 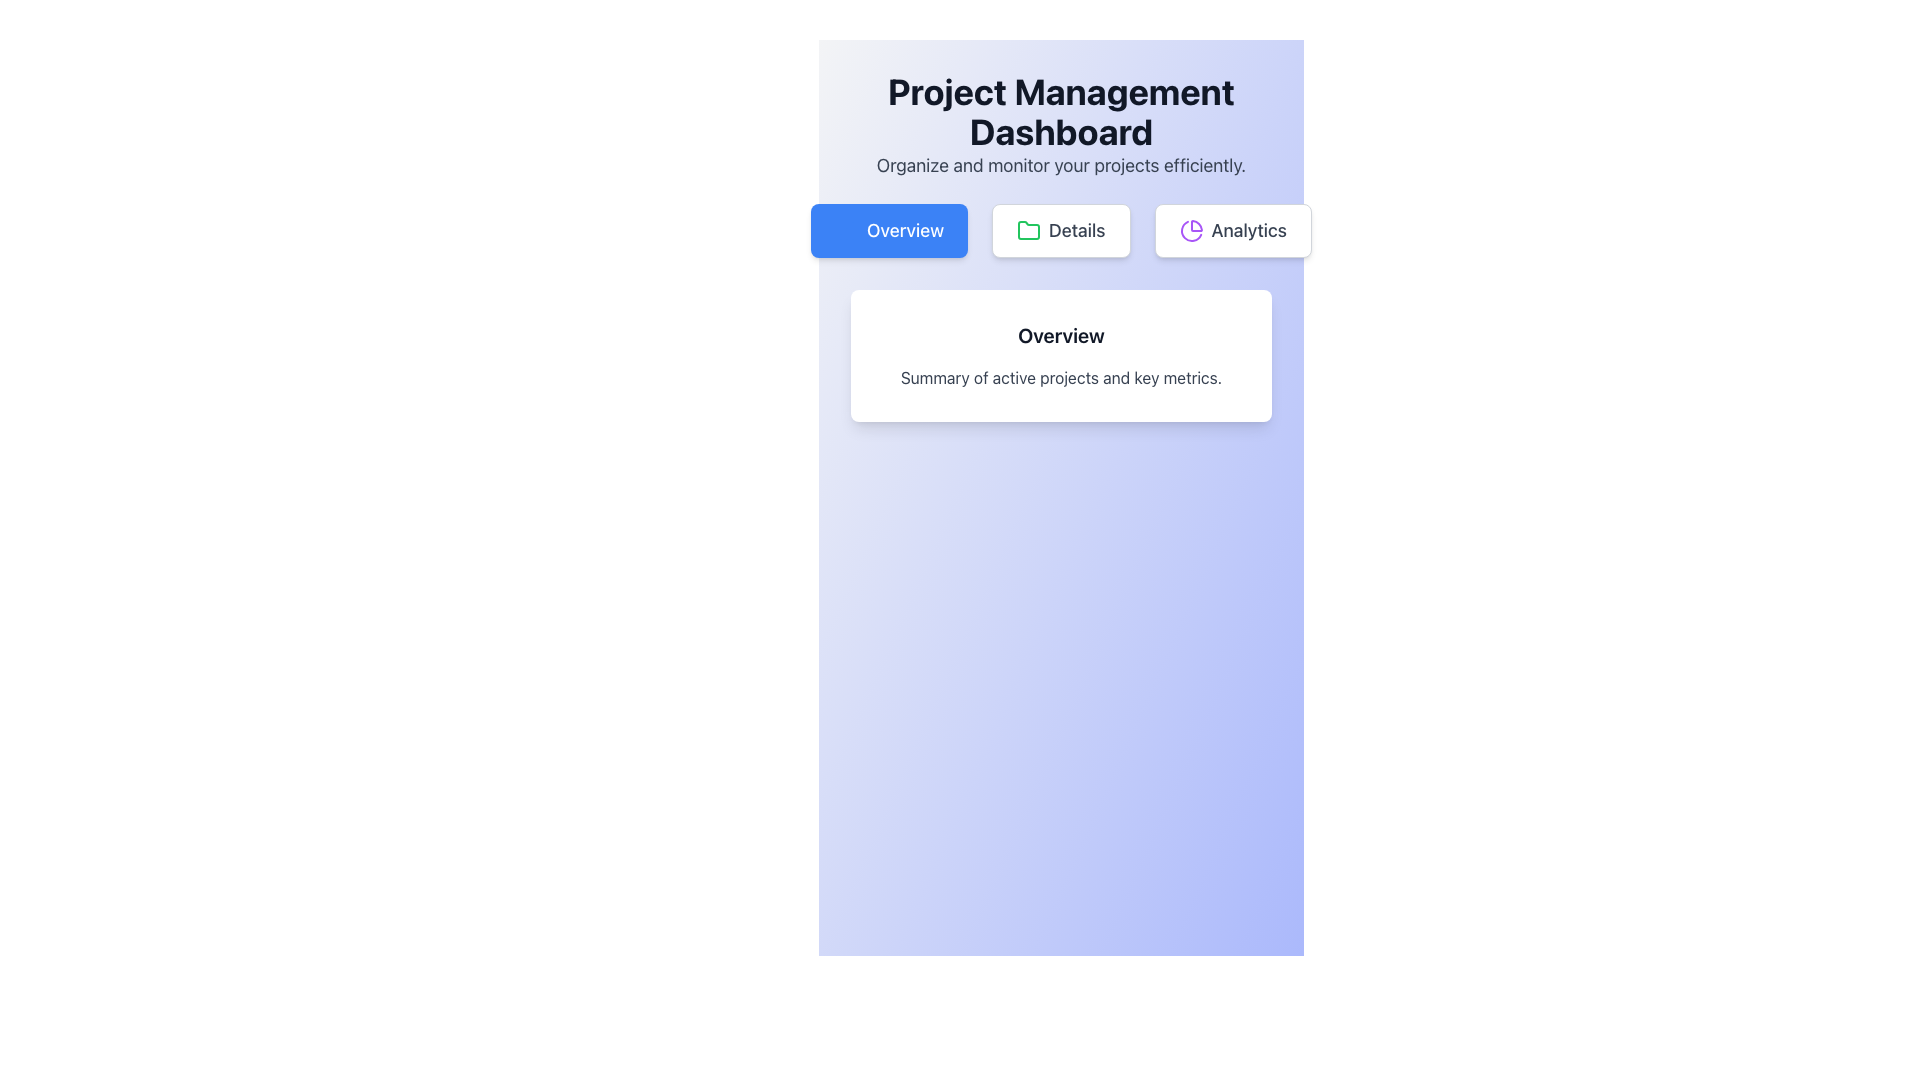 What do you see at coordinates (1029, 230) in the screenshot?
I see `the green folder icon located to the left of the 'Details' button, which is centrally positioned under the header section for page navigation` at bounding box center [1029, 230].